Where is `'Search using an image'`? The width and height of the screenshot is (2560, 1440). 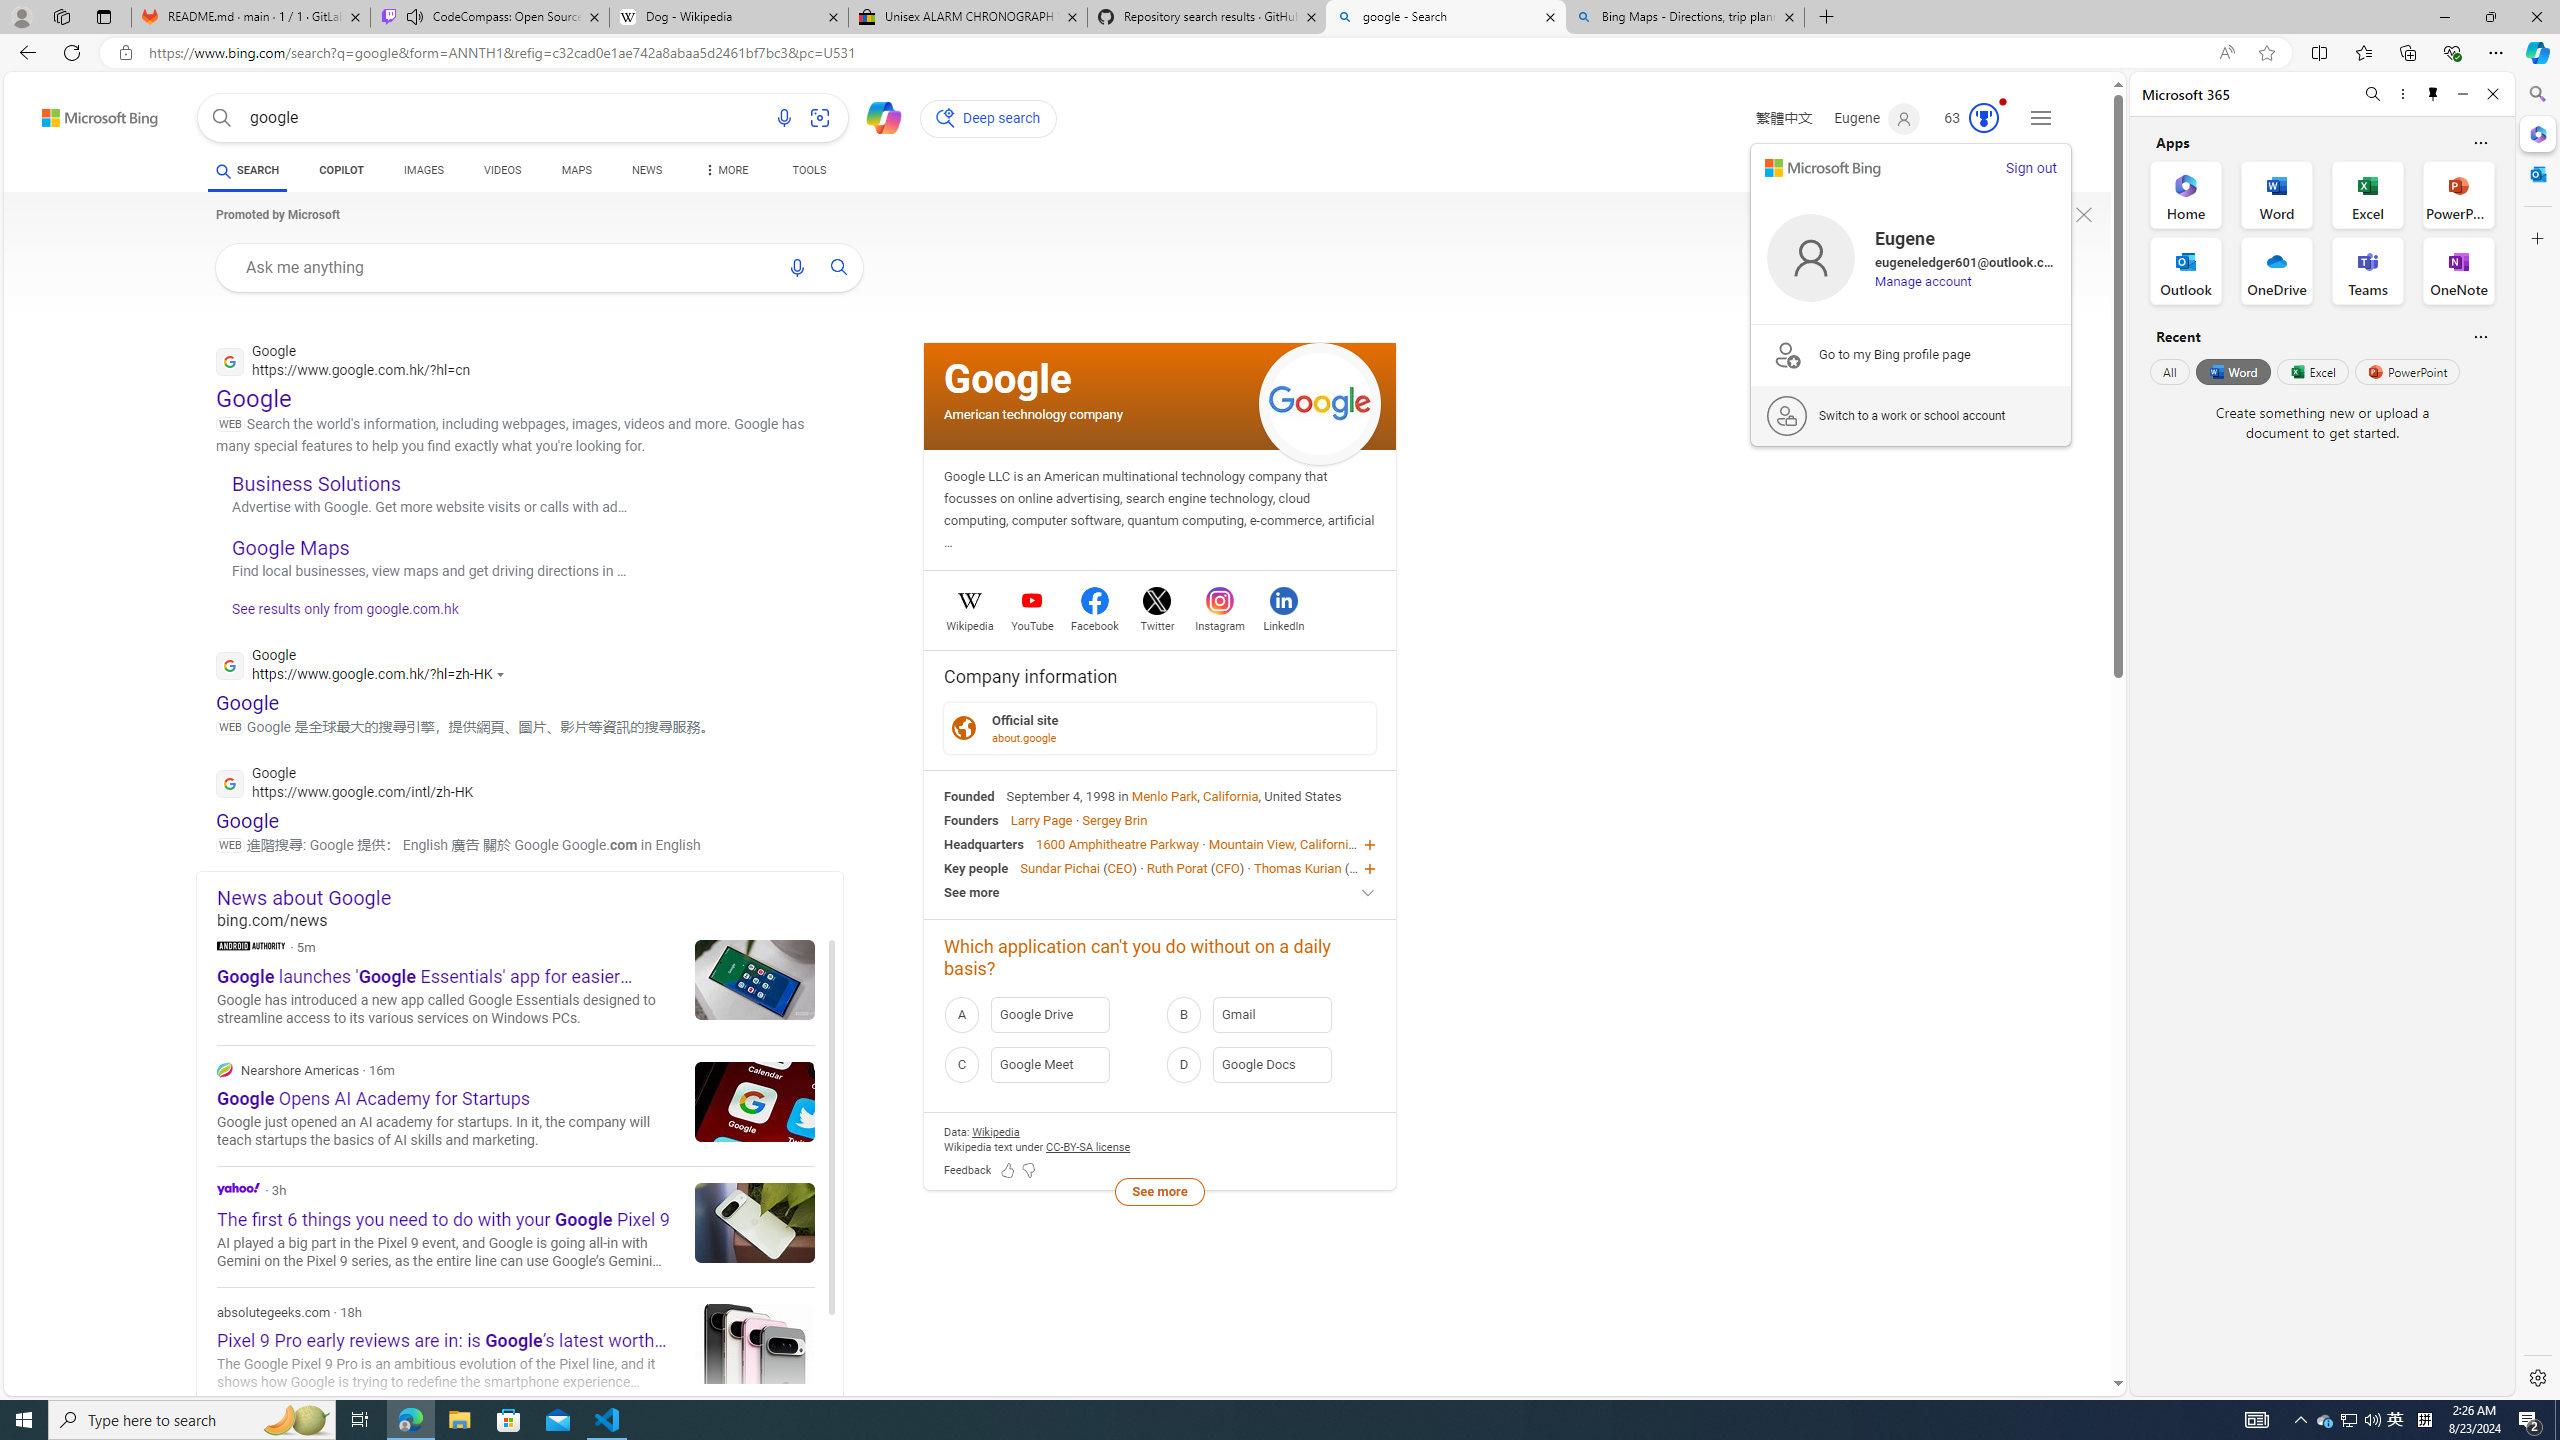 'Search using an image' is located at coordinates (819, 118).